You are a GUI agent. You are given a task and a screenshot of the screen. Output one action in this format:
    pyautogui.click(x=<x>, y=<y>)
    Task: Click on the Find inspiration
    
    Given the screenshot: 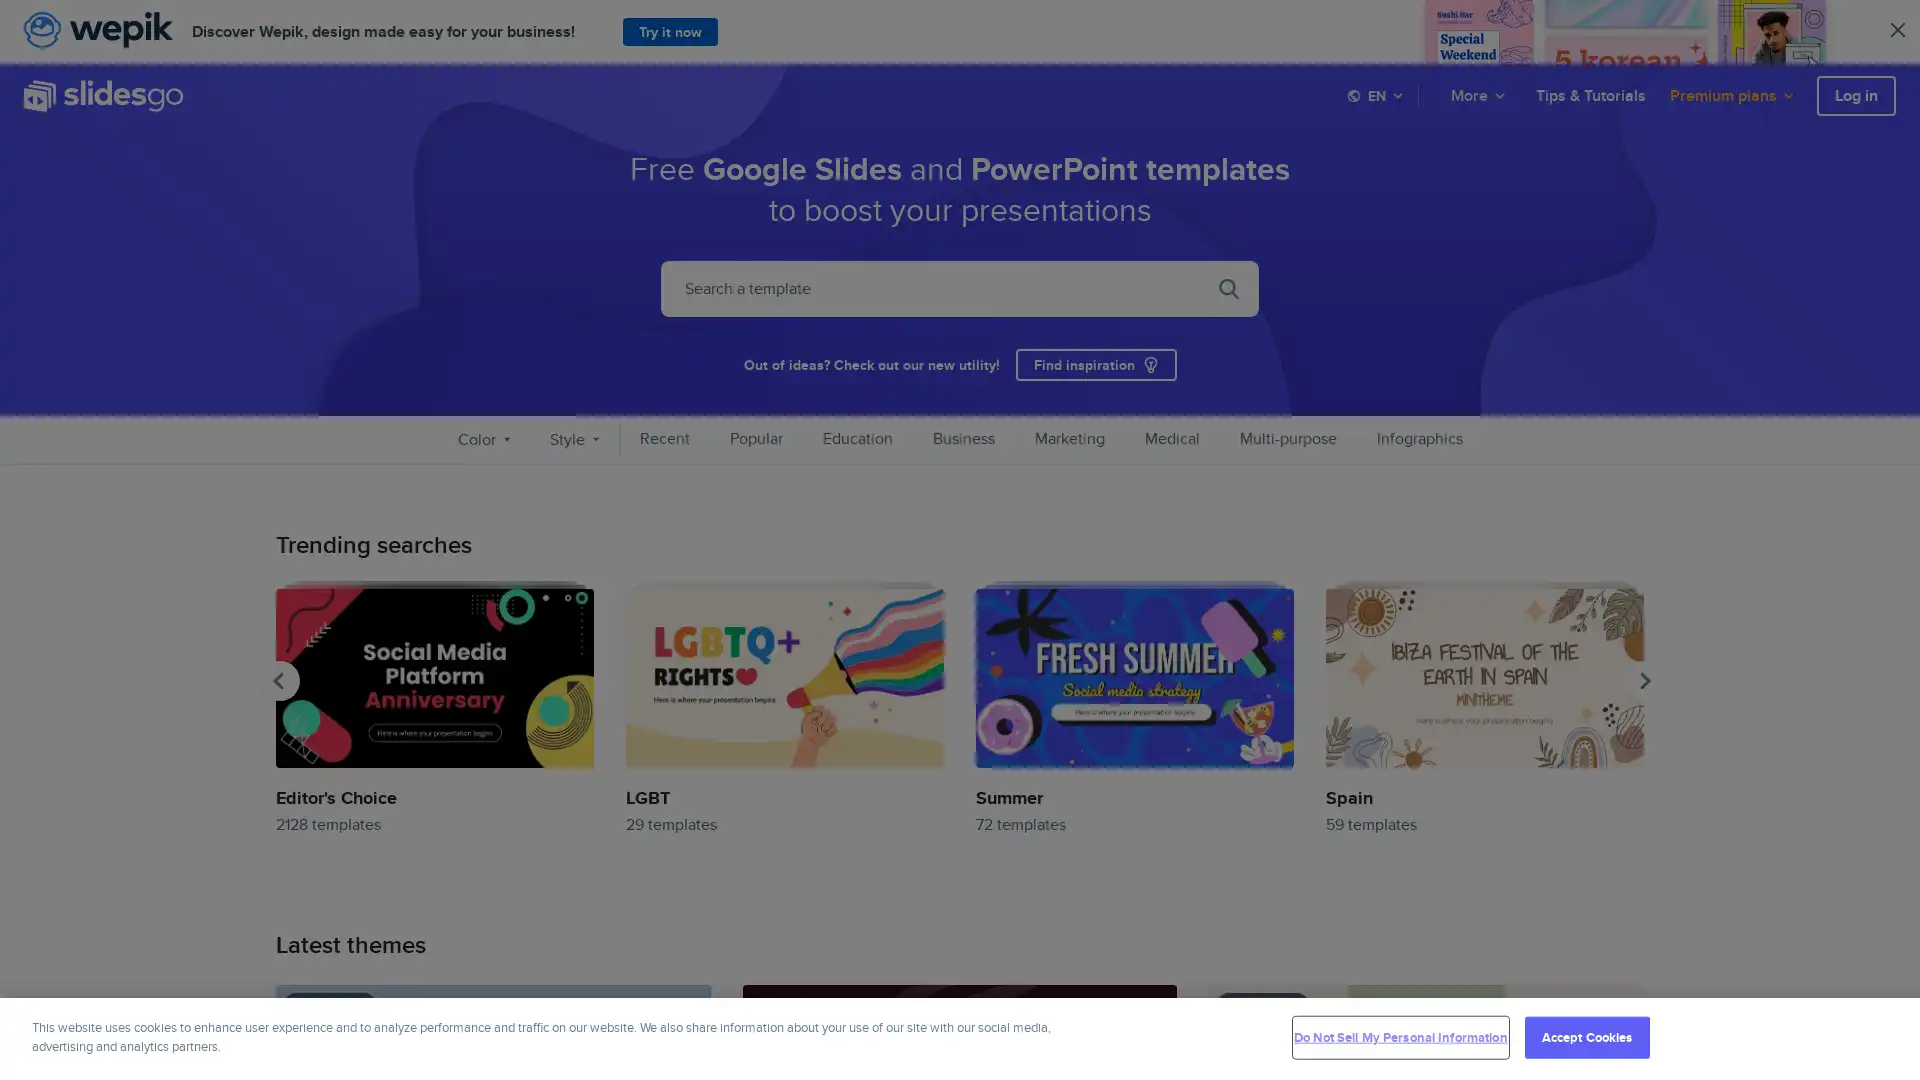 What is the action you would take?
    pyautogui.click(x=1094, y=363)
    